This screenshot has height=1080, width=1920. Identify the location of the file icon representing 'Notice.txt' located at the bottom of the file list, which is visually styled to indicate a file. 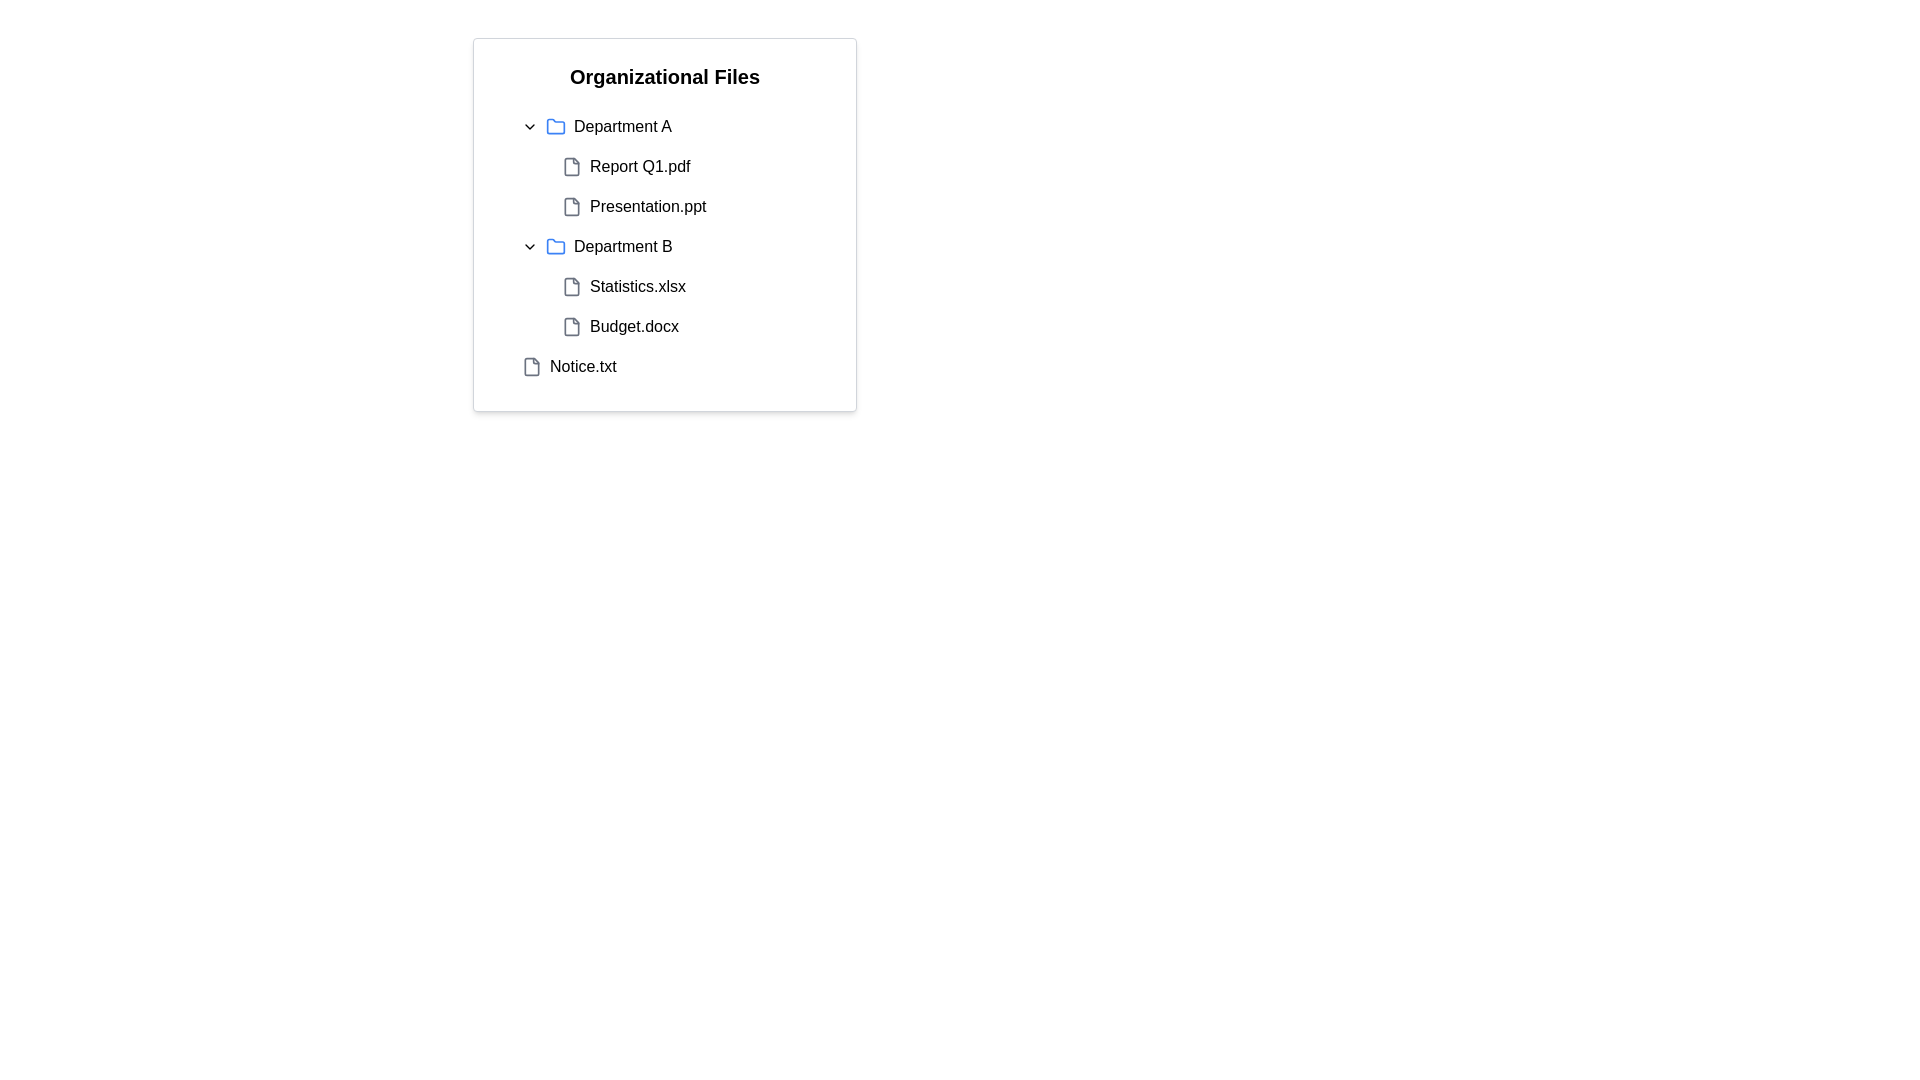
(532, 366).